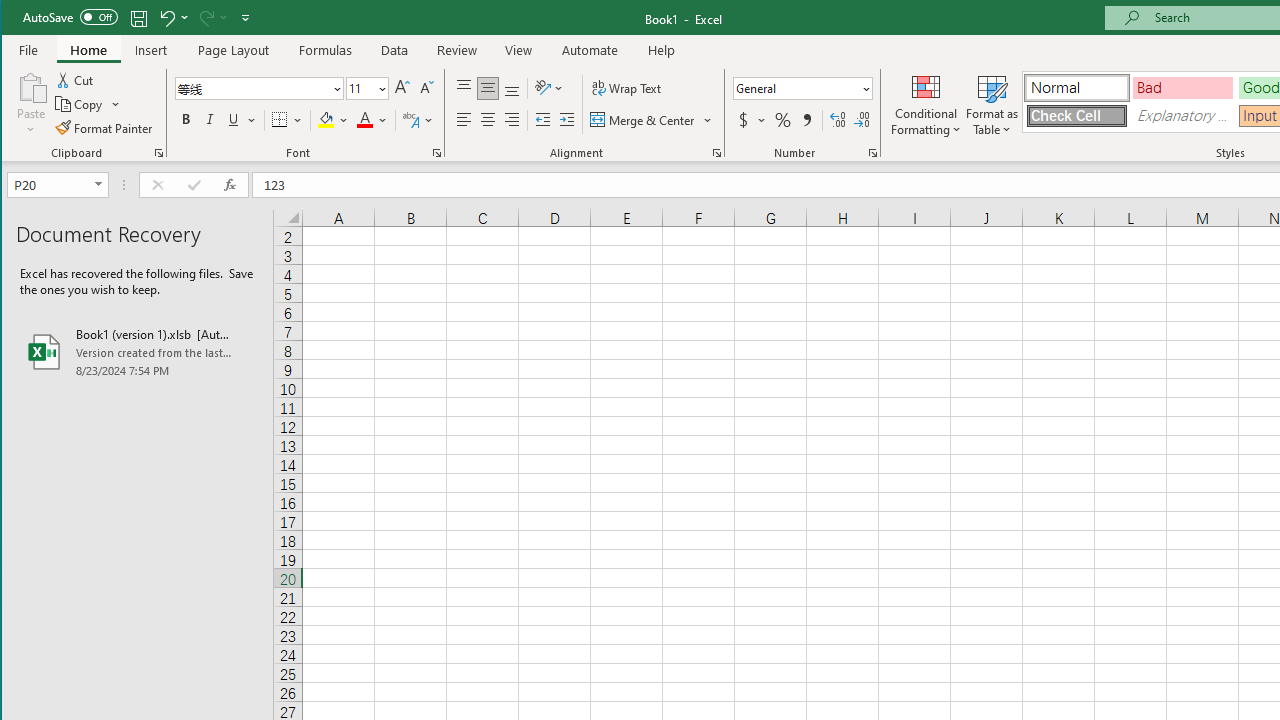 This screenshot has width=1280, height=720. Describe the element at coordinates (29, 49) in the screenshot. I see `'File Tab'` at that location.